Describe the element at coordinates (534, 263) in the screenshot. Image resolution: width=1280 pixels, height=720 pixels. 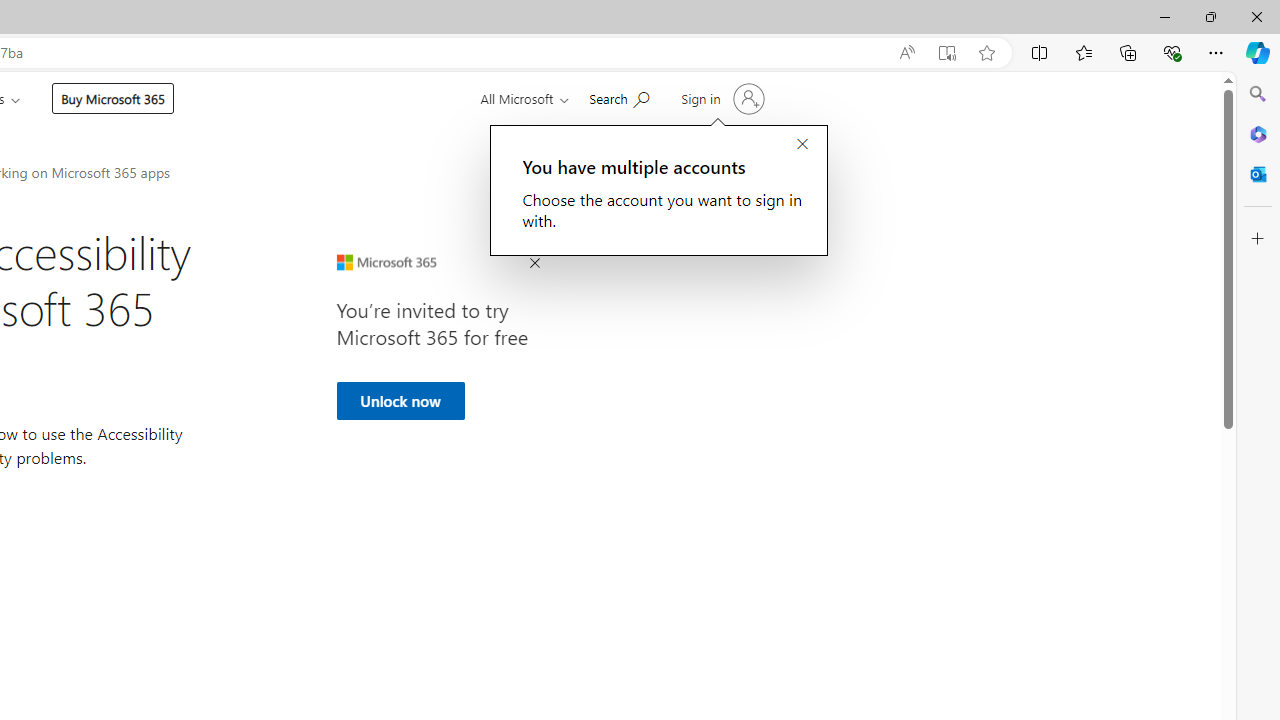
I see `'Close Ad'` at that location.